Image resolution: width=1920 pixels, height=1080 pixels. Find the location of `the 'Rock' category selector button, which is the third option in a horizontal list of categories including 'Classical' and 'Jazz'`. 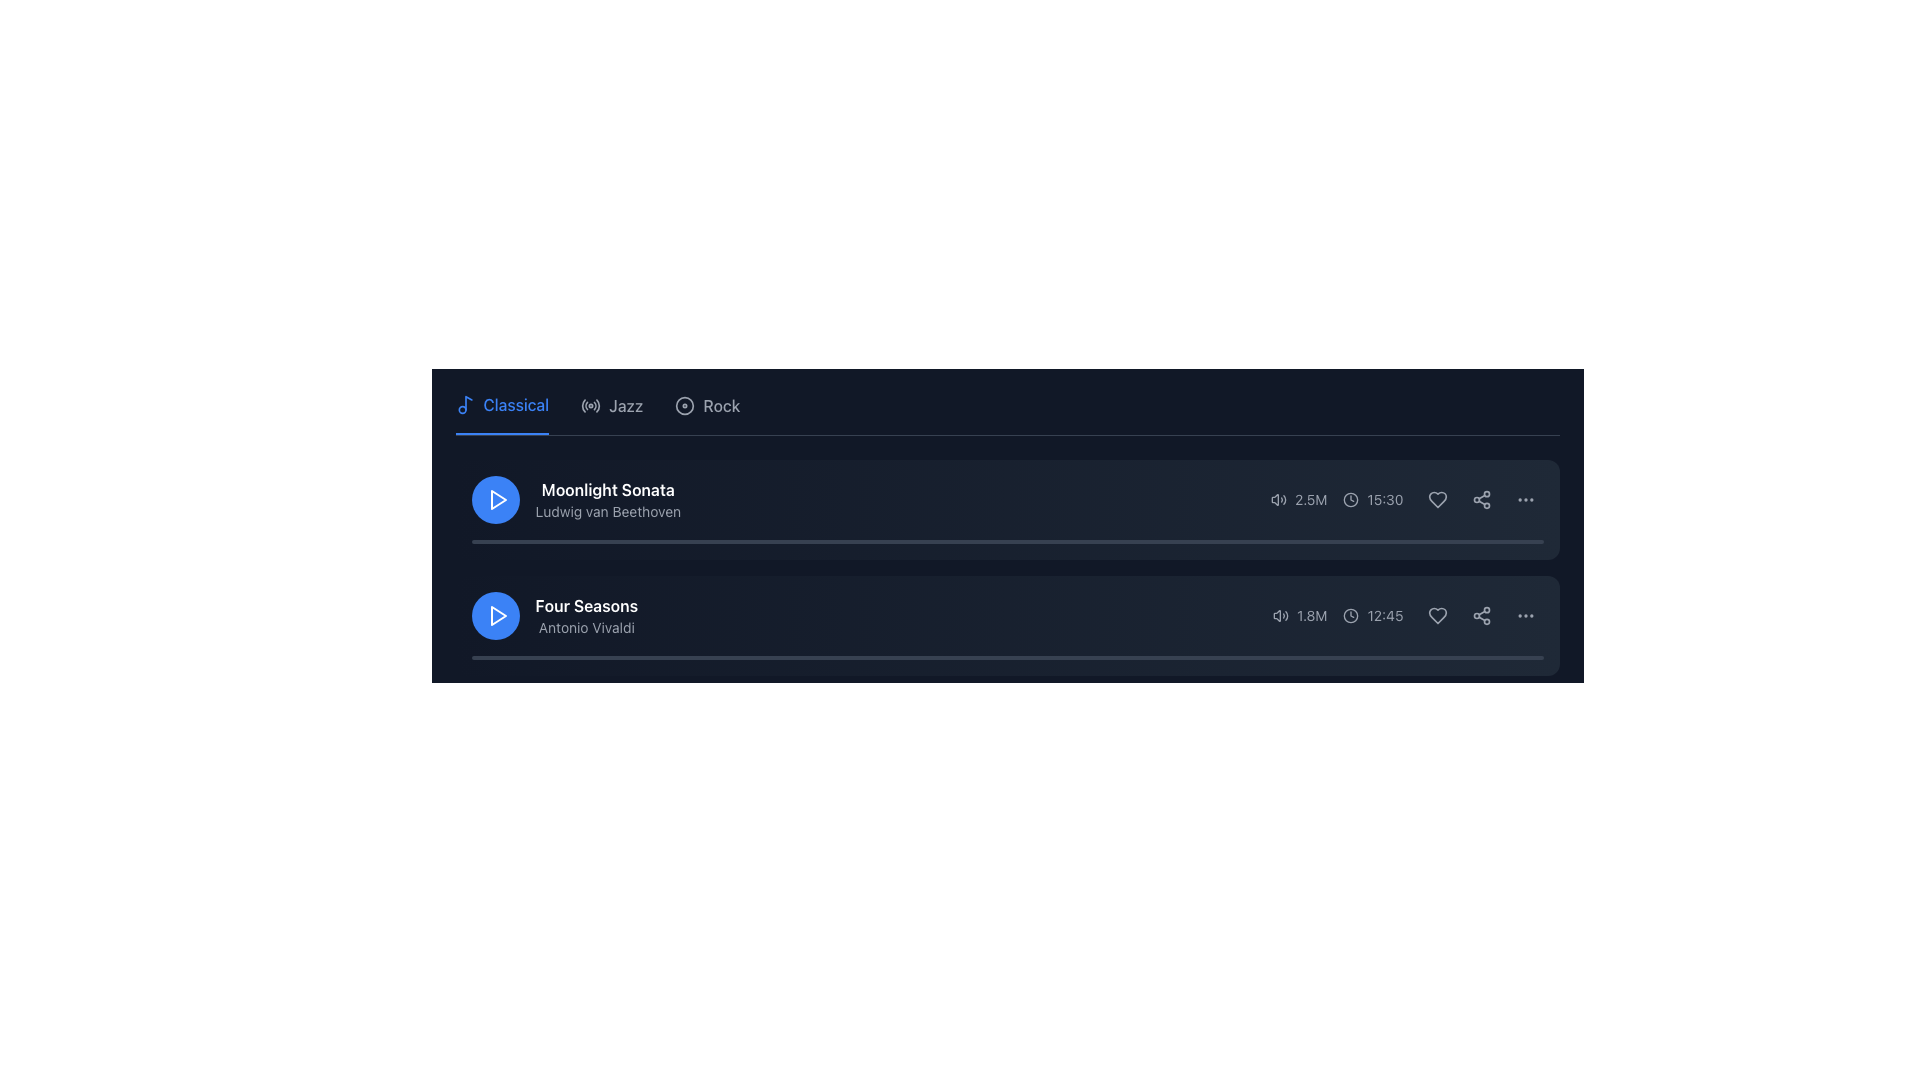

the 'Rock' category selector button, which is the third option in a horizontal list of categories including 'Classical' and 'Jazz' is located at coordinates (707, 412).